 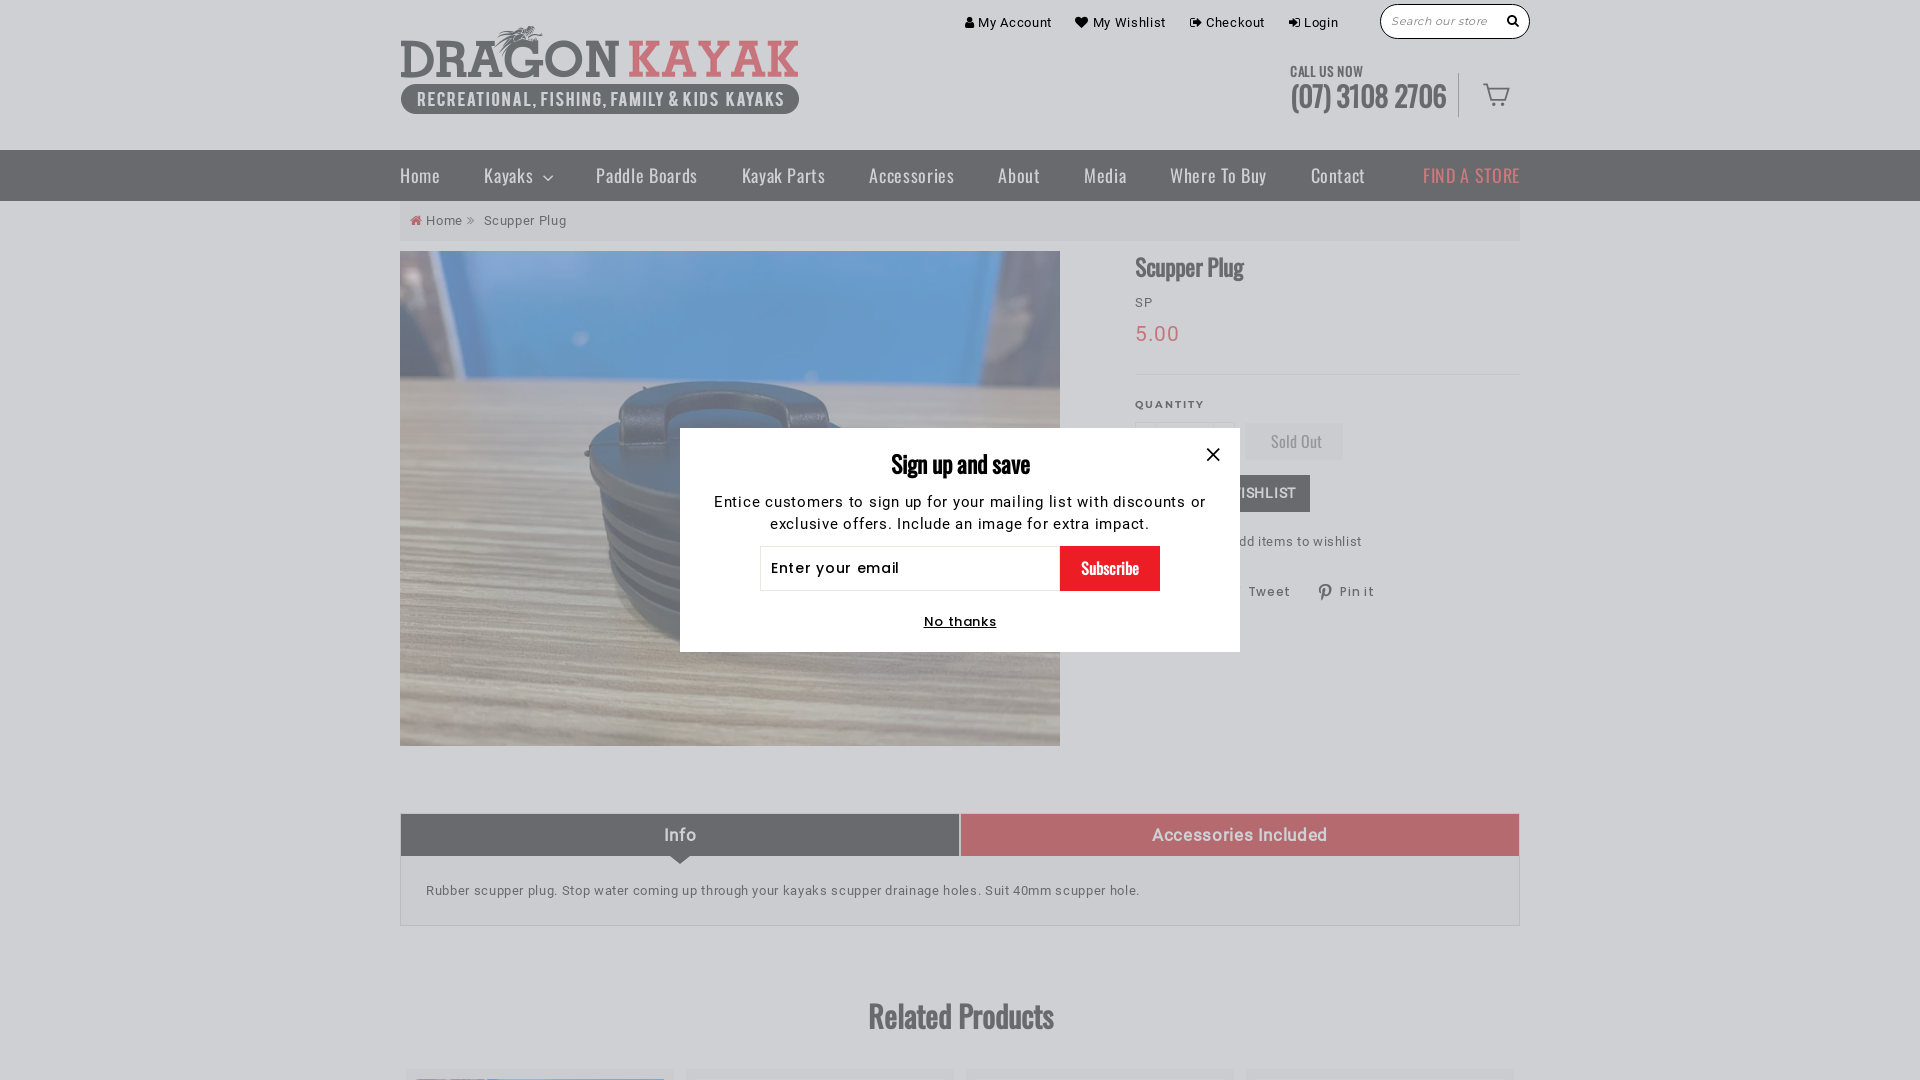 I want to click on 'Checkout, so click(x=1227, y=23).